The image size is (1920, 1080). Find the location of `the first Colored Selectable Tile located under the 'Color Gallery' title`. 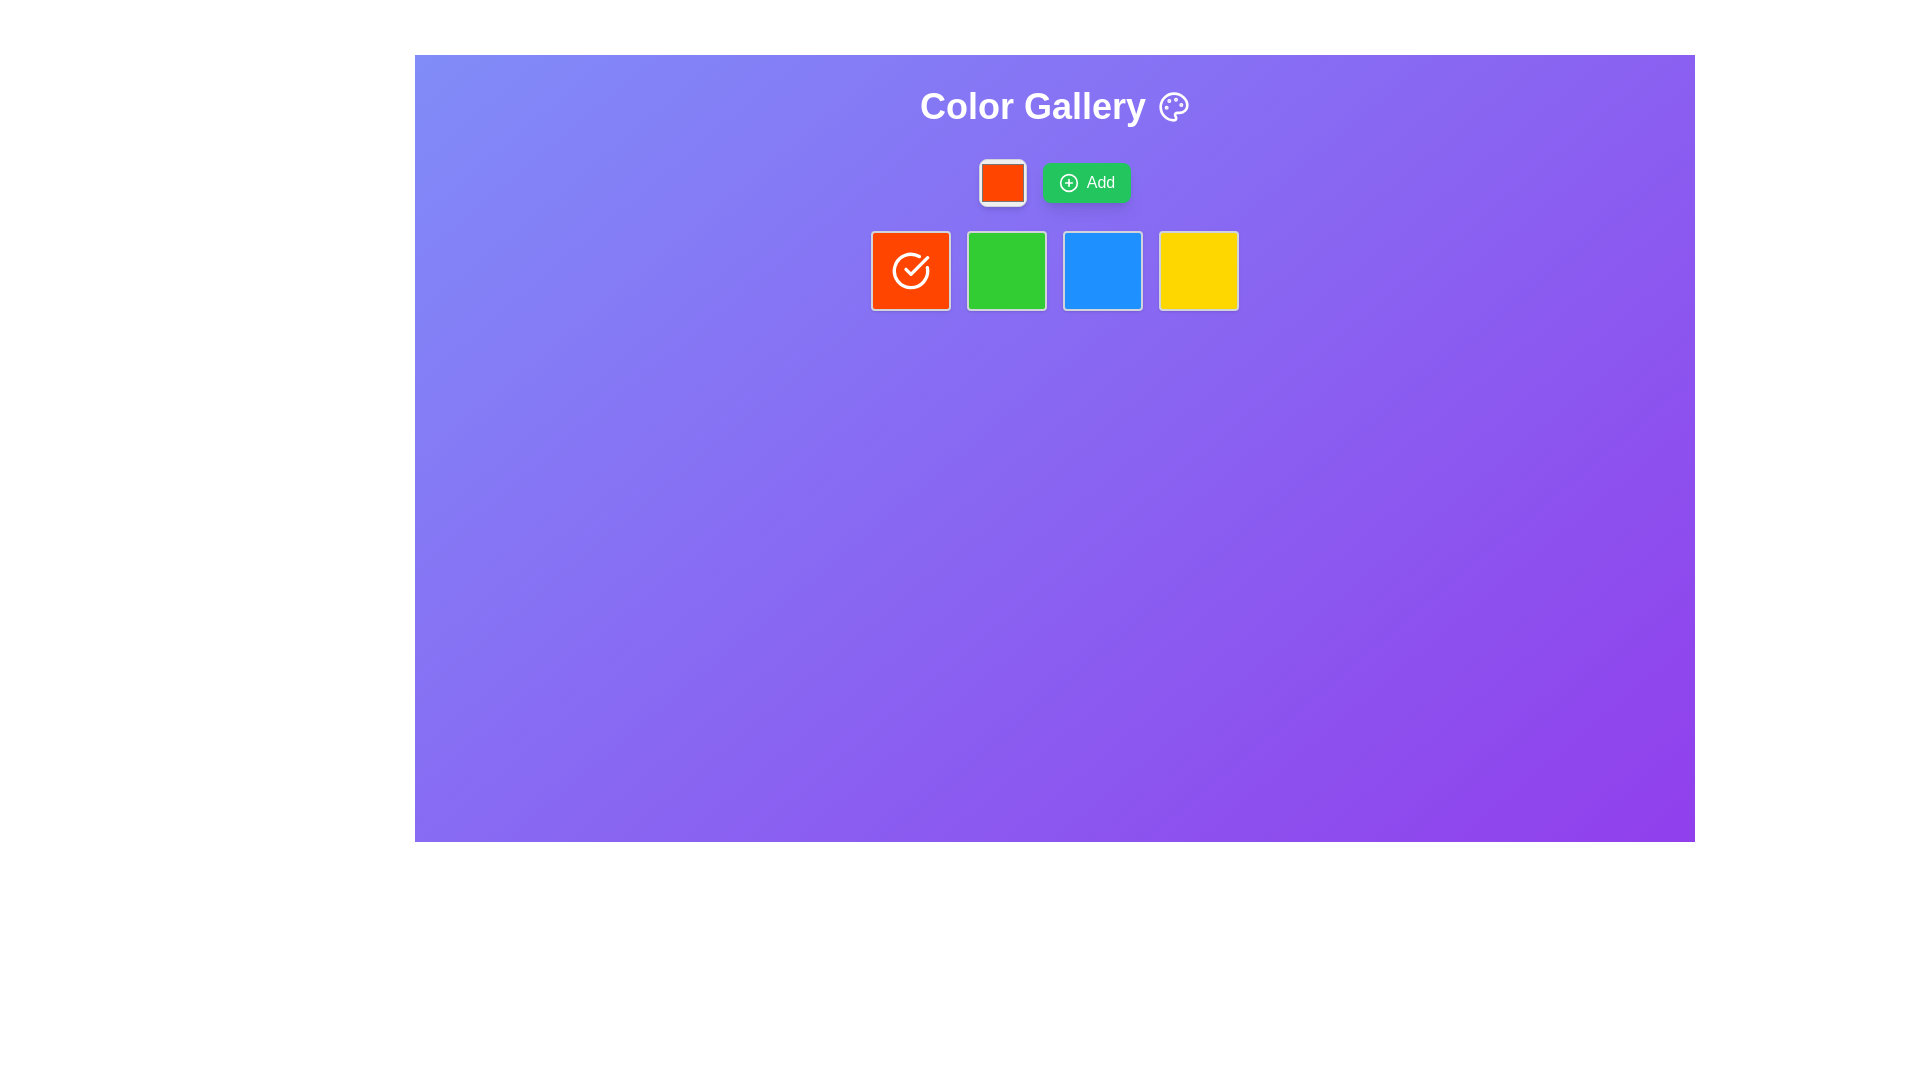

the first Colored Selectable Tile located under the 'Color Gallery' title is located at coordinates (910, 270).